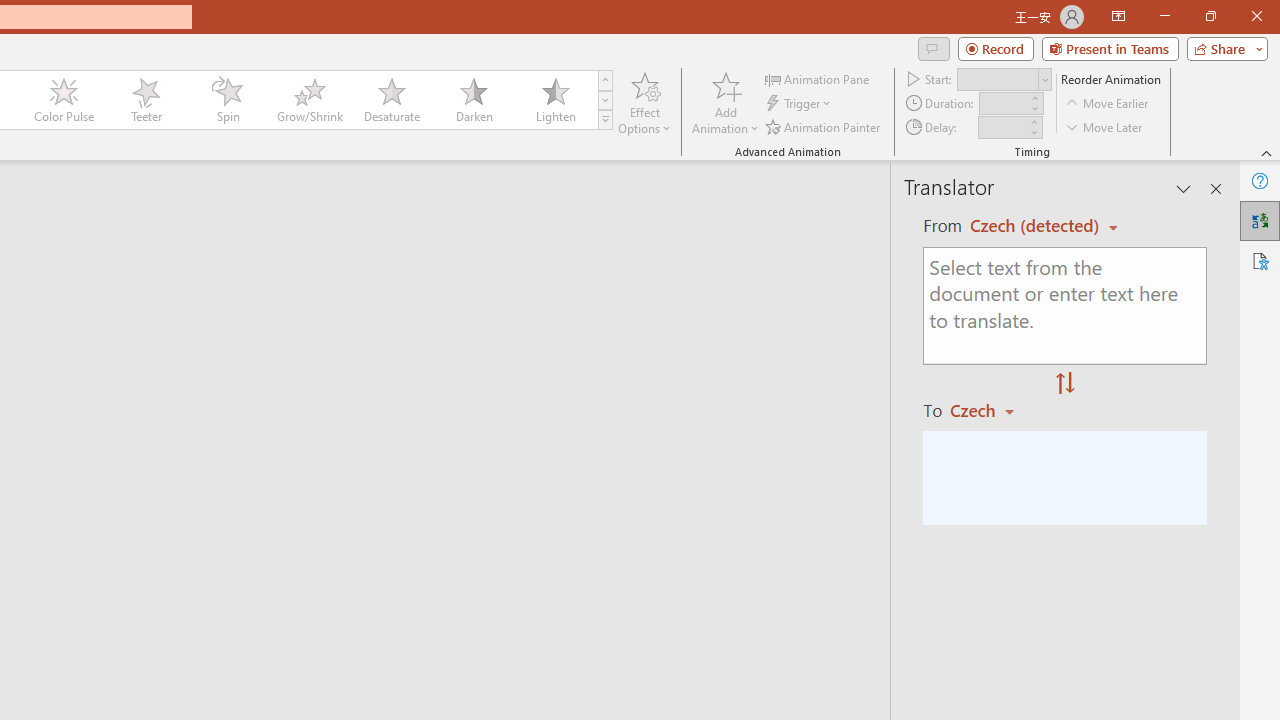 The width and height of the screenshot is (1280, 720). What do you see at coordinates (1003, 103) in the screenshot?
I see `'Animation Duration'` at bounding box center [1003, 103].